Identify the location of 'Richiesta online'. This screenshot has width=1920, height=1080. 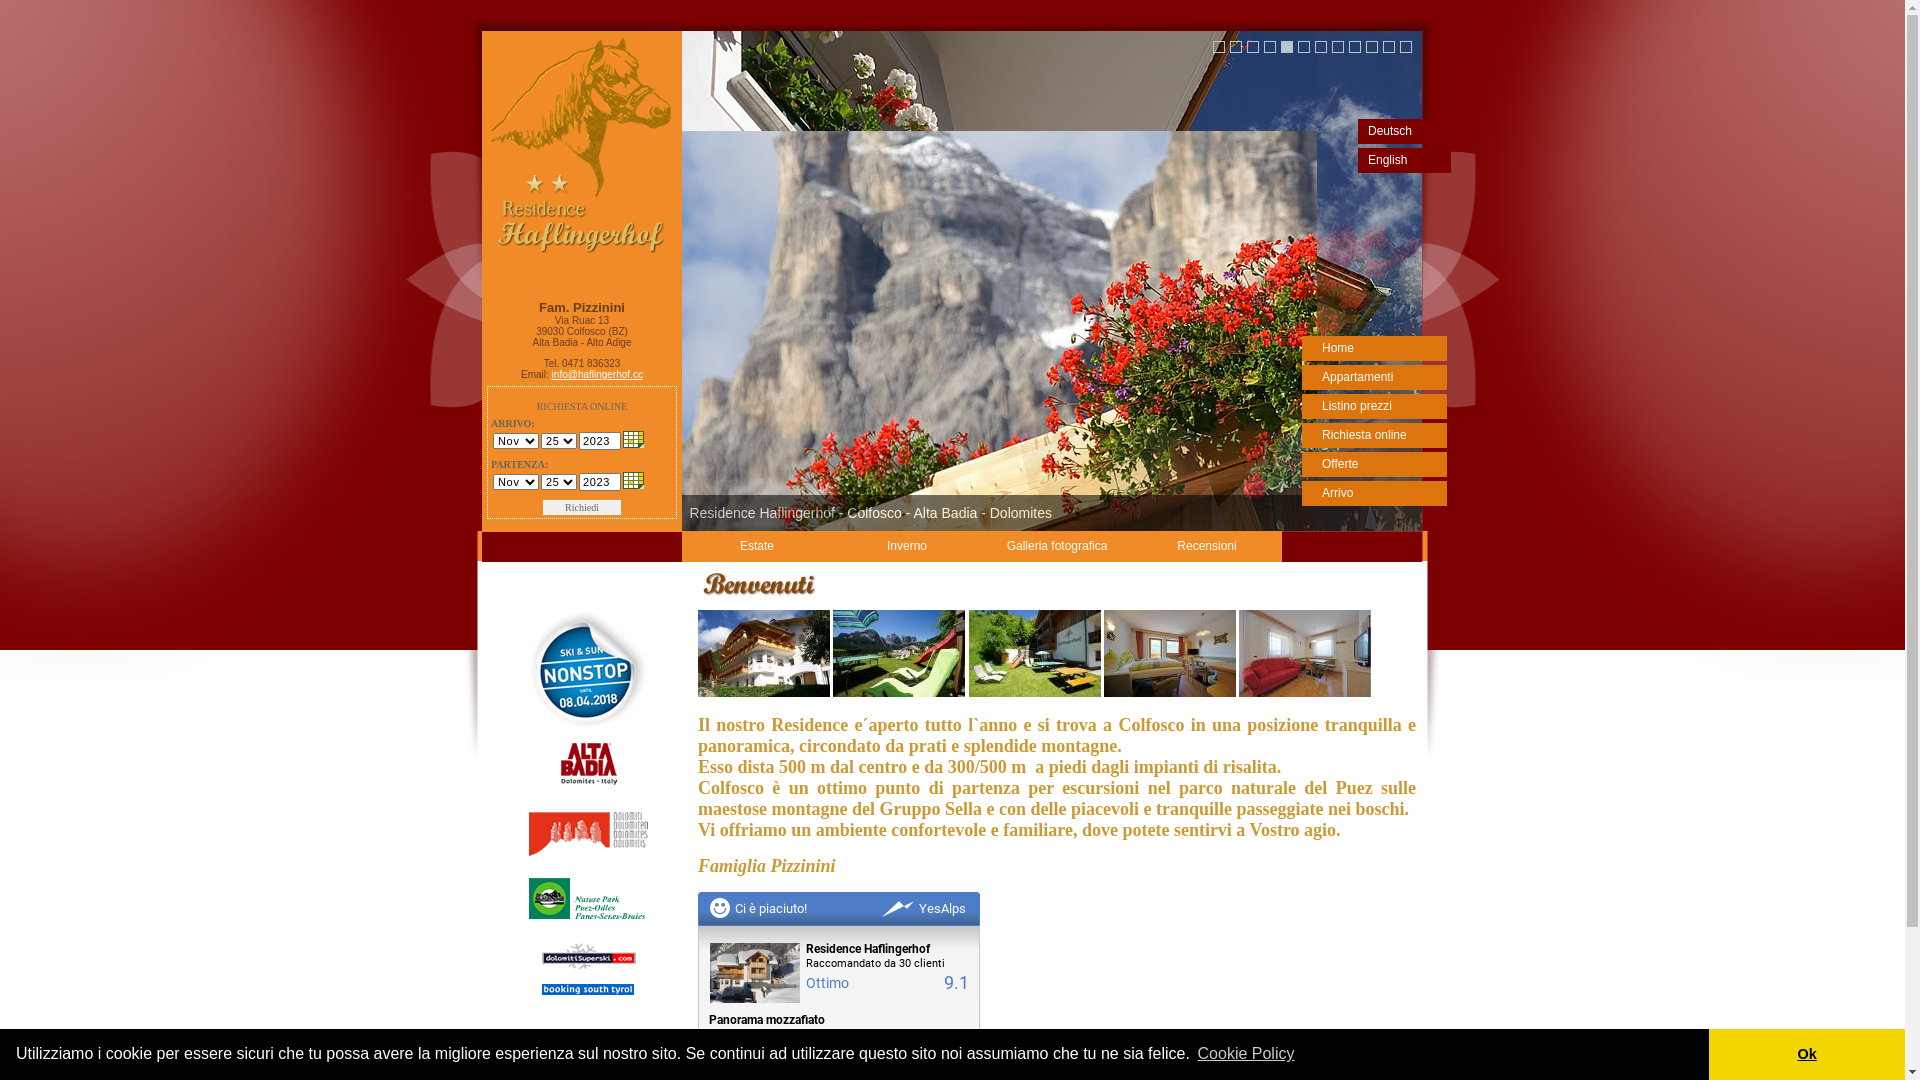
(1373, 434).